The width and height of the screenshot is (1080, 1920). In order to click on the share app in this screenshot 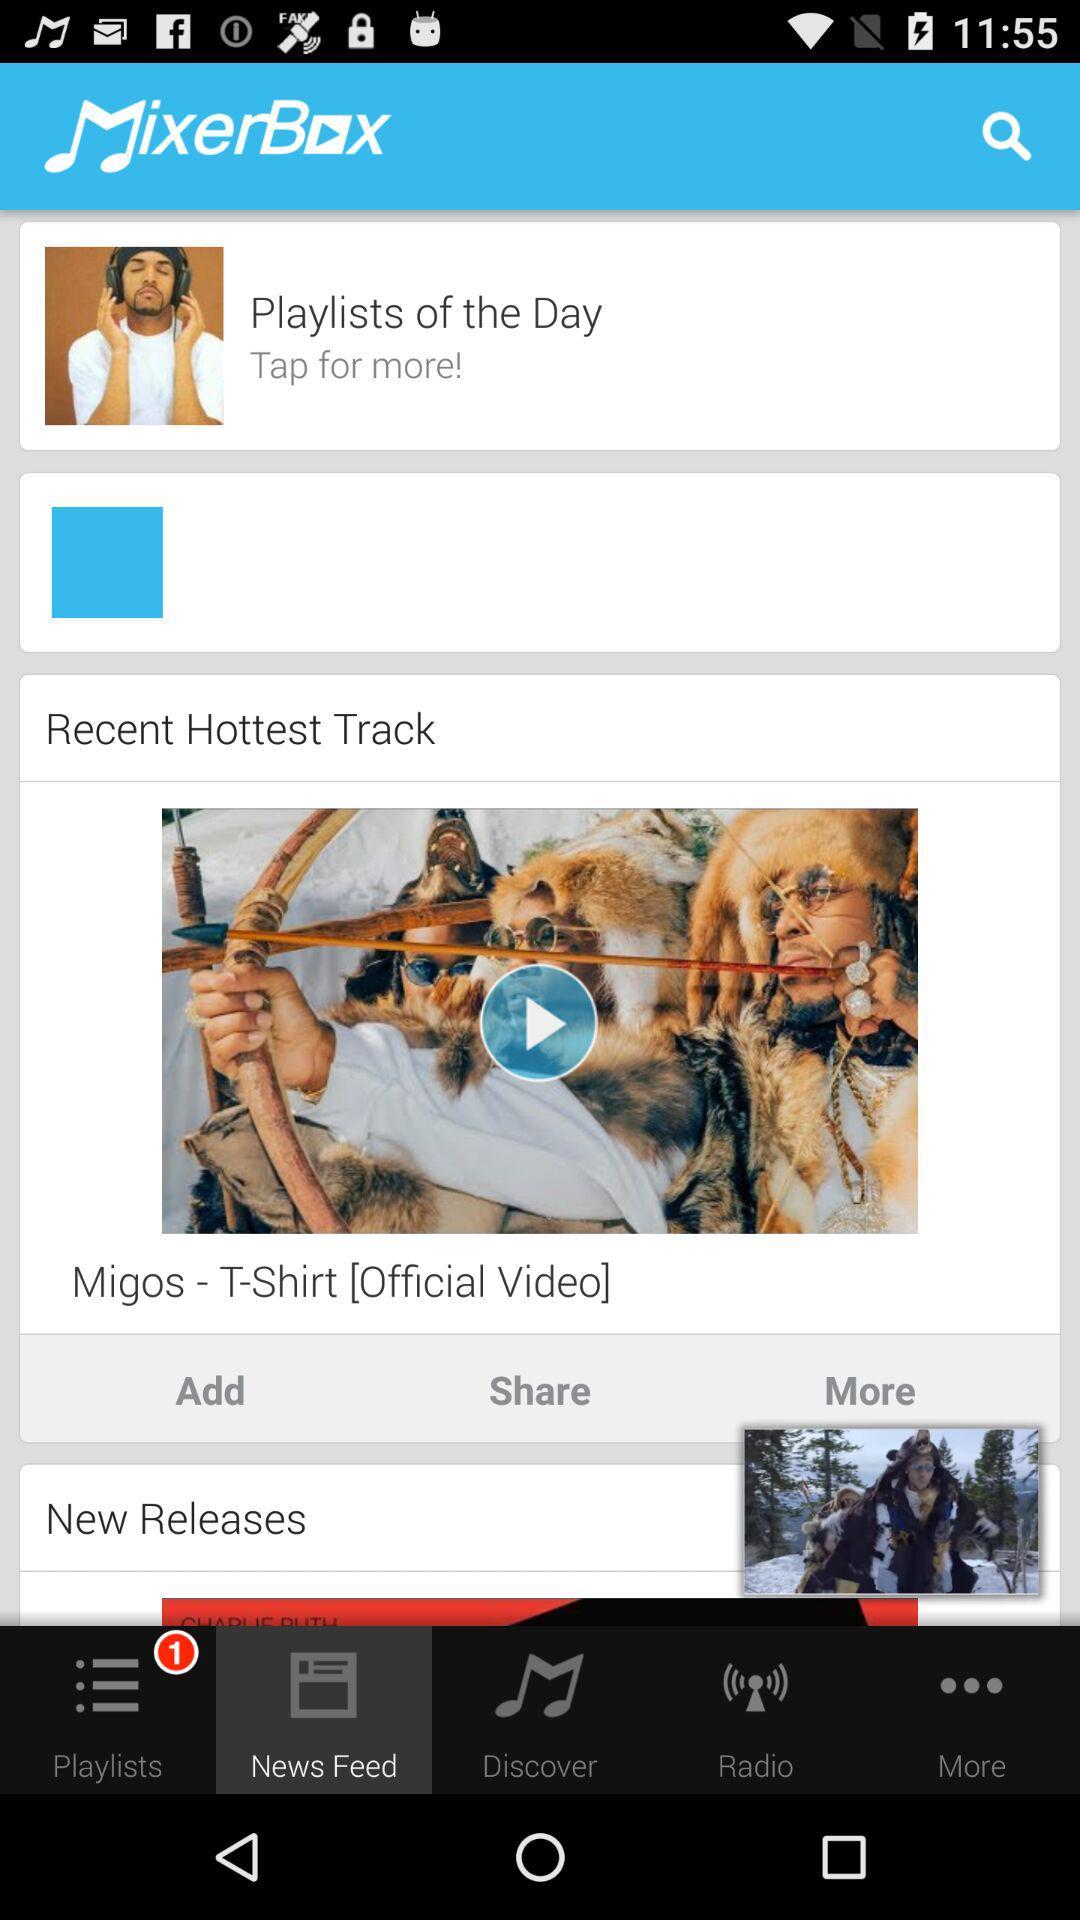, I will do `click(540, 1388)`.